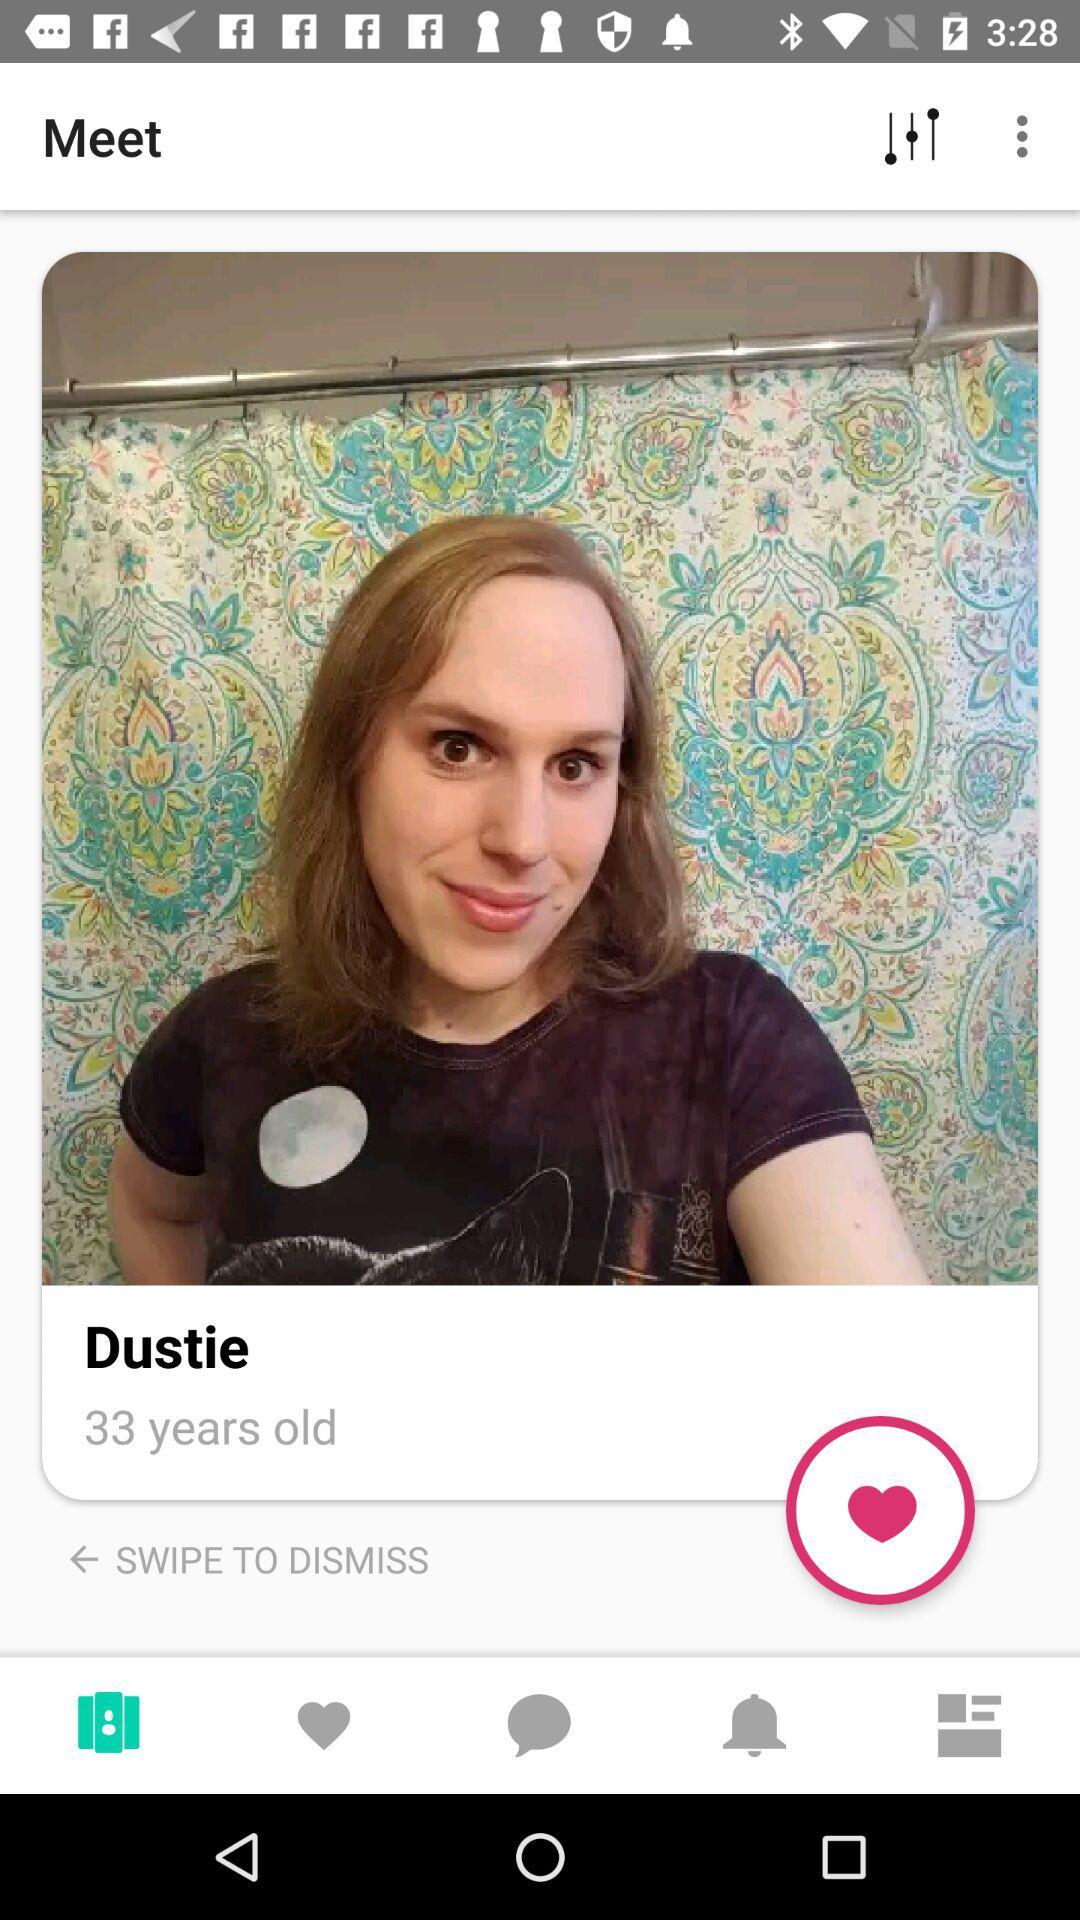 This screenshot has height=1920, width=1080. What do you see at coordinates (540, 767) in the screenshot?
I see `the icon above dustie` at bounding box center [540, 767].